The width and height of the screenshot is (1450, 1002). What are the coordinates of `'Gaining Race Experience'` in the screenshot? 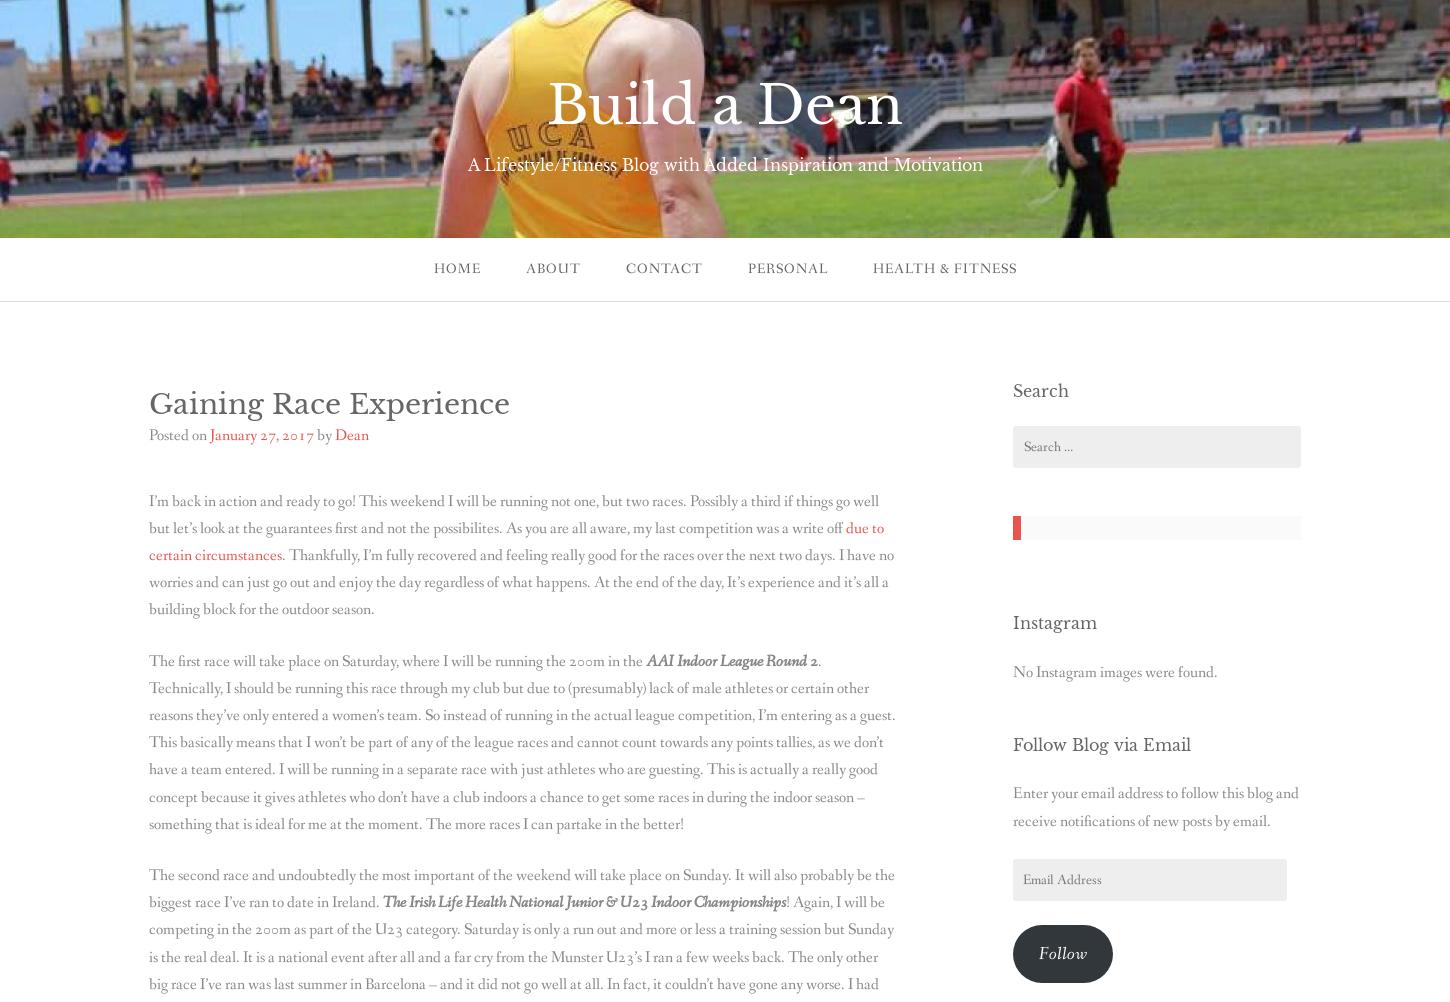 It's located at (329, 403).